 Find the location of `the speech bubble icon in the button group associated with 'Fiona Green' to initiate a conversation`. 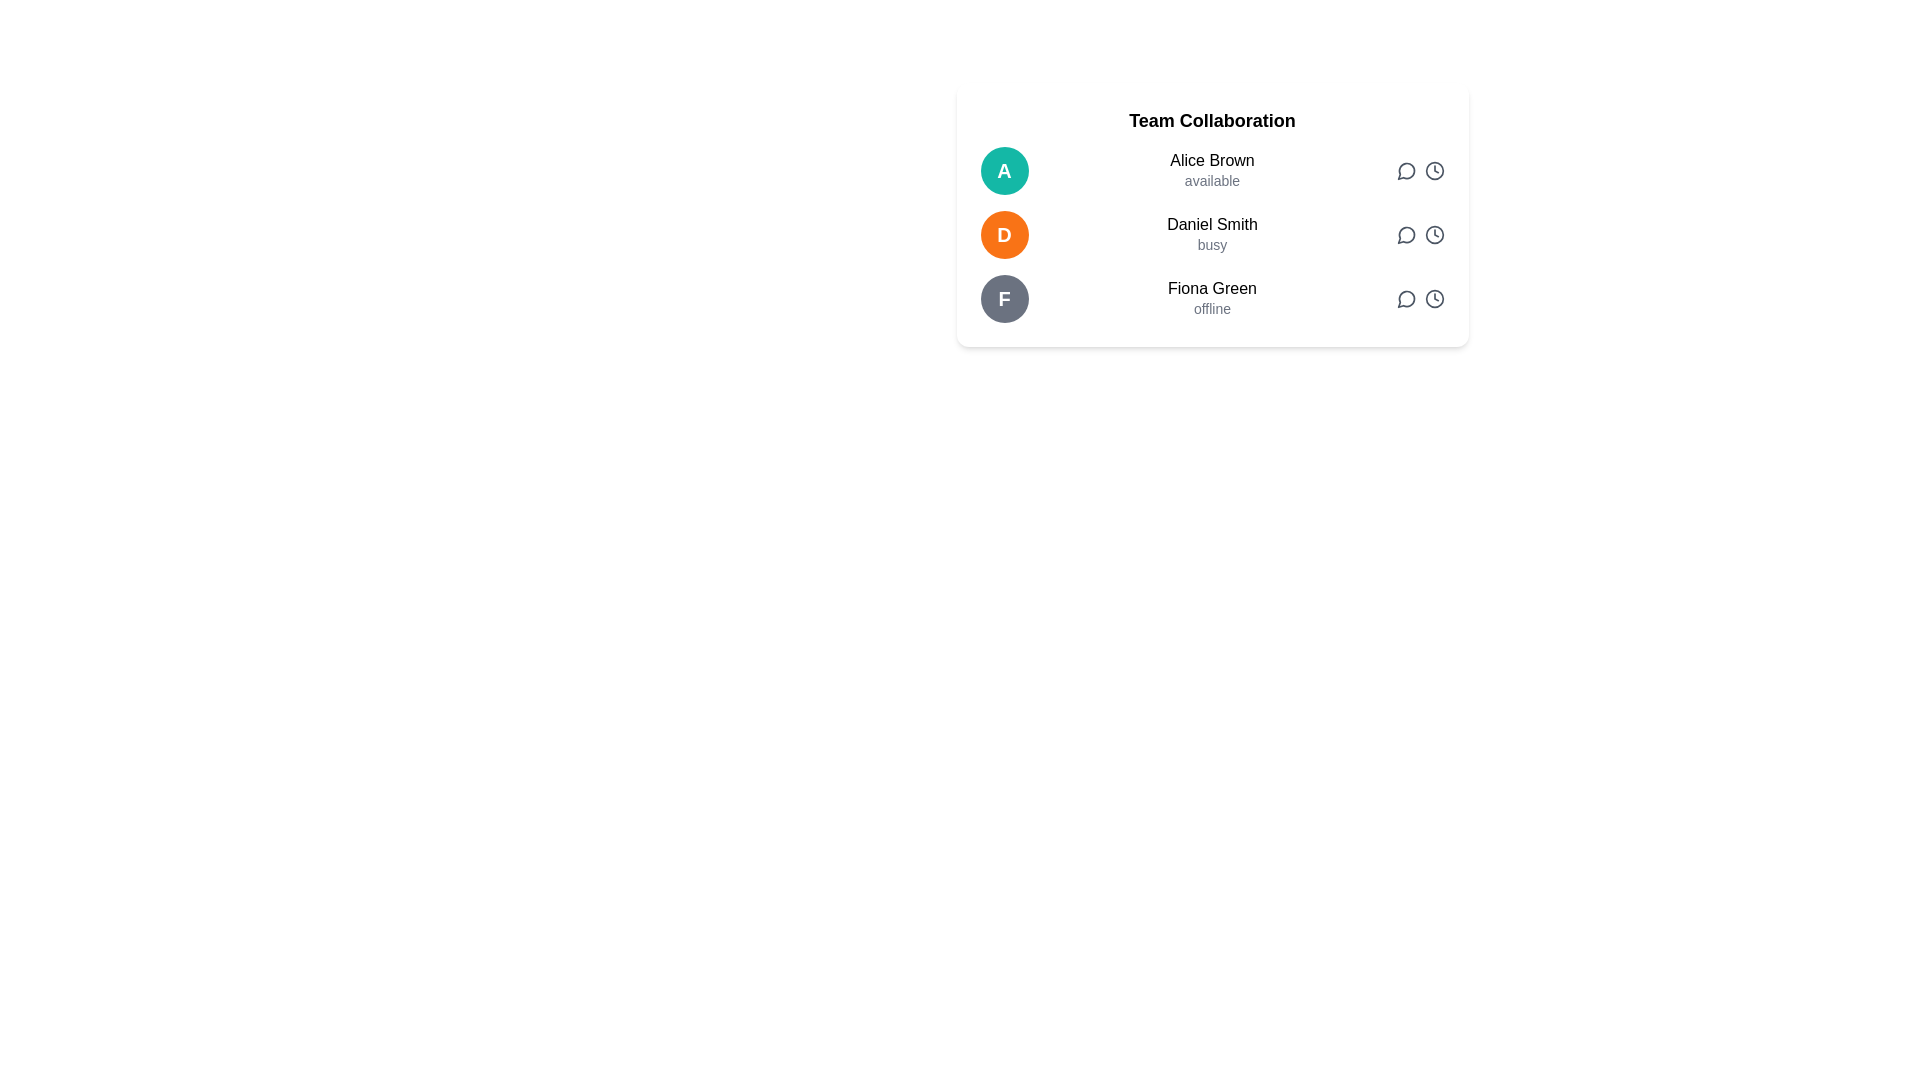

the speech bubble icon in the button group associated with 'Fiona Green' to initiate a conversation is located at coordinates (1419, 299).